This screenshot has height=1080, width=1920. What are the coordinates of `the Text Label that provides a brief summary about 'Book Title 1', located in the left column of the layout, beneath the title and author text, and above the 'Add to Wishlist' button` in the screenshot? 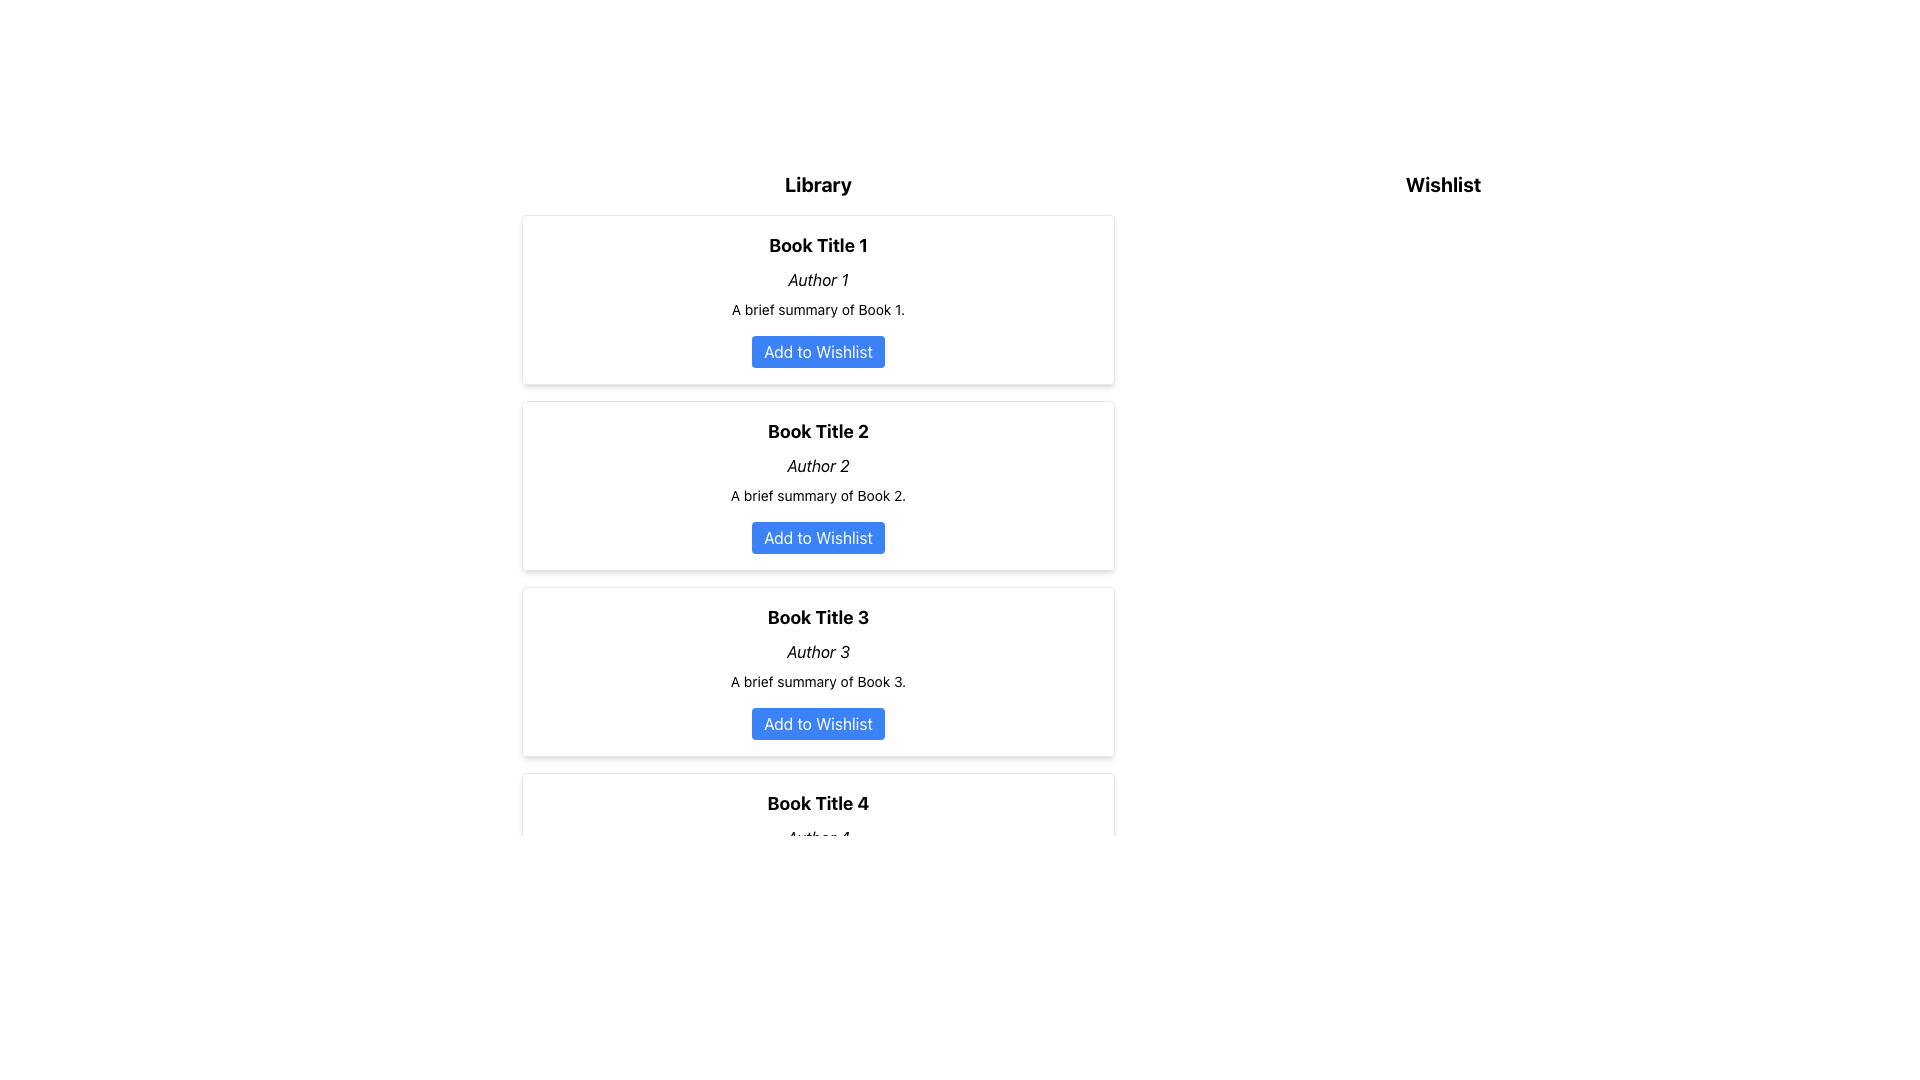 It's located at (818, 309).